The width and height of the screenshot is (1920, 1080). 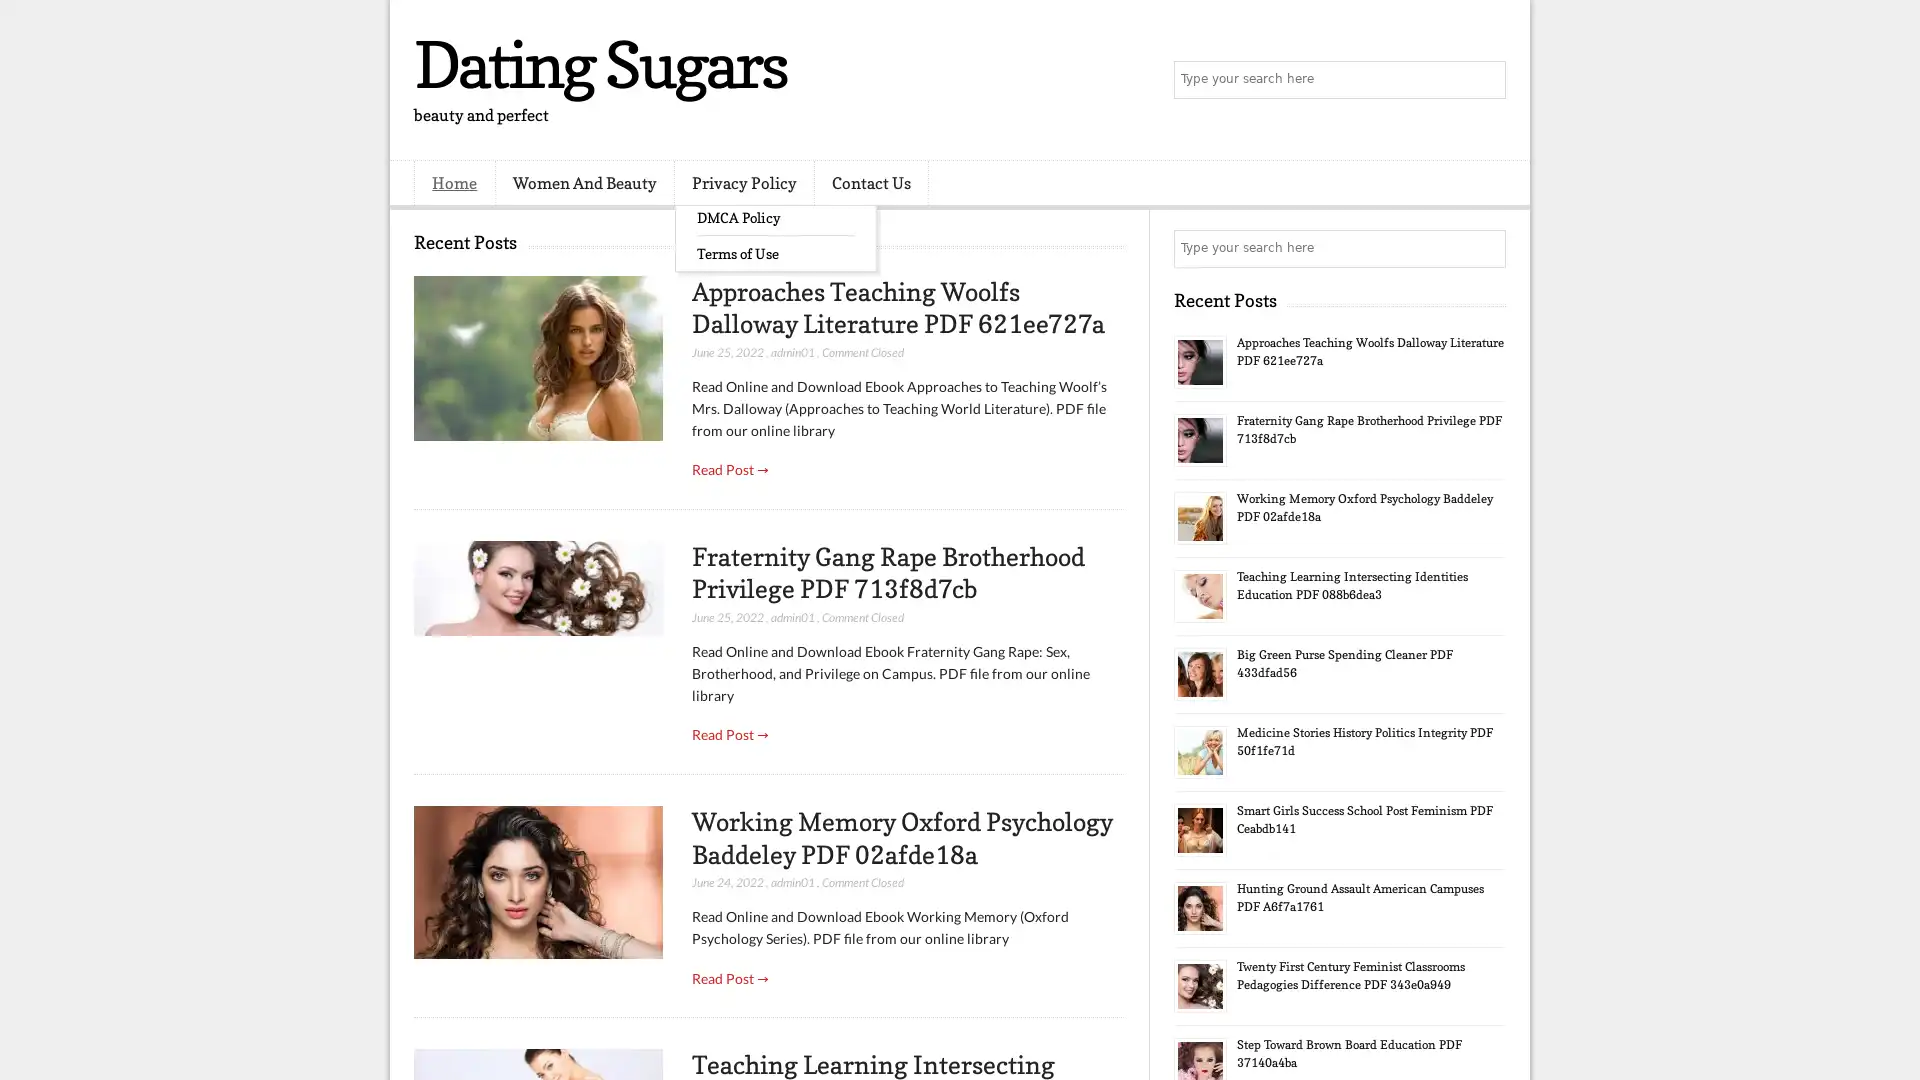 I want to click on Search, so click(x=1485, y=80).